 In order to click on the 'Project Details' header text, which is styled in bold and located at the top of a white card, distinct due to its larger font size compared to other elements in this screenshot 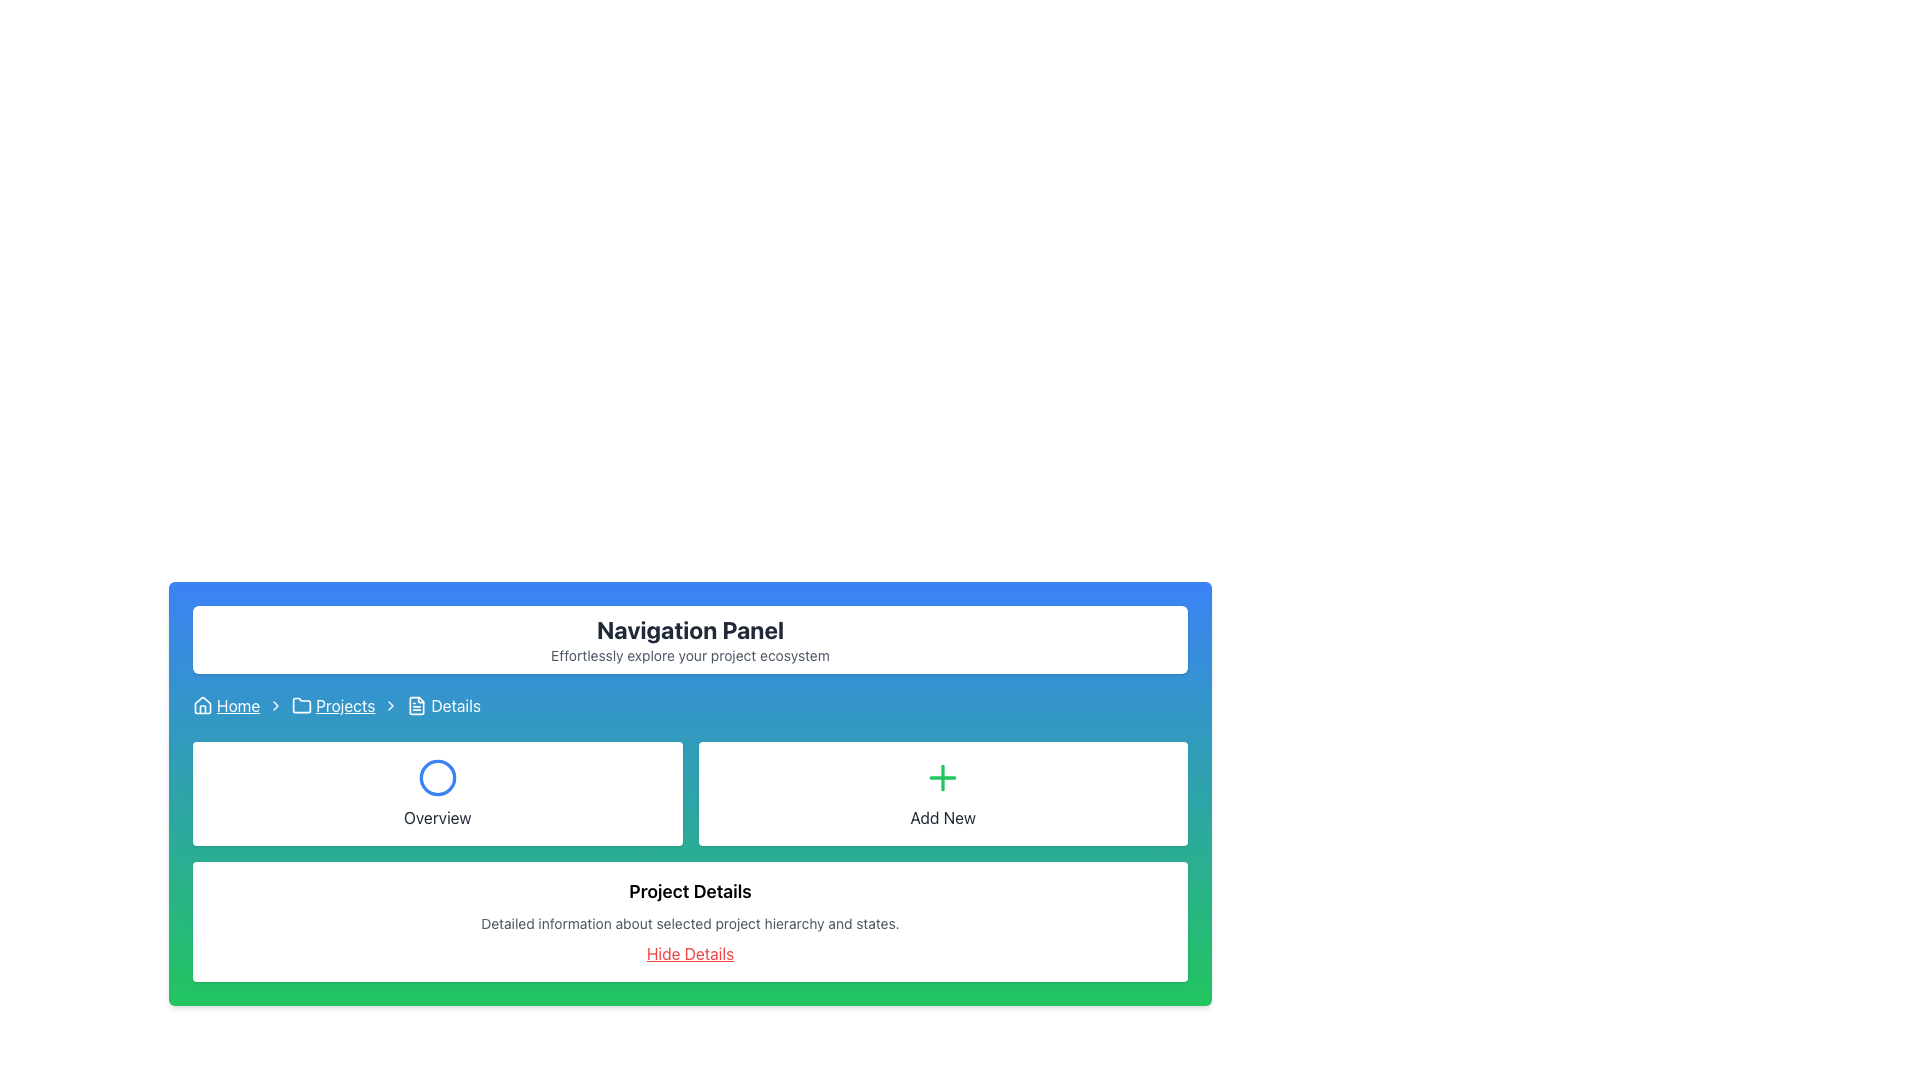, I will do `click(690, 890)`.